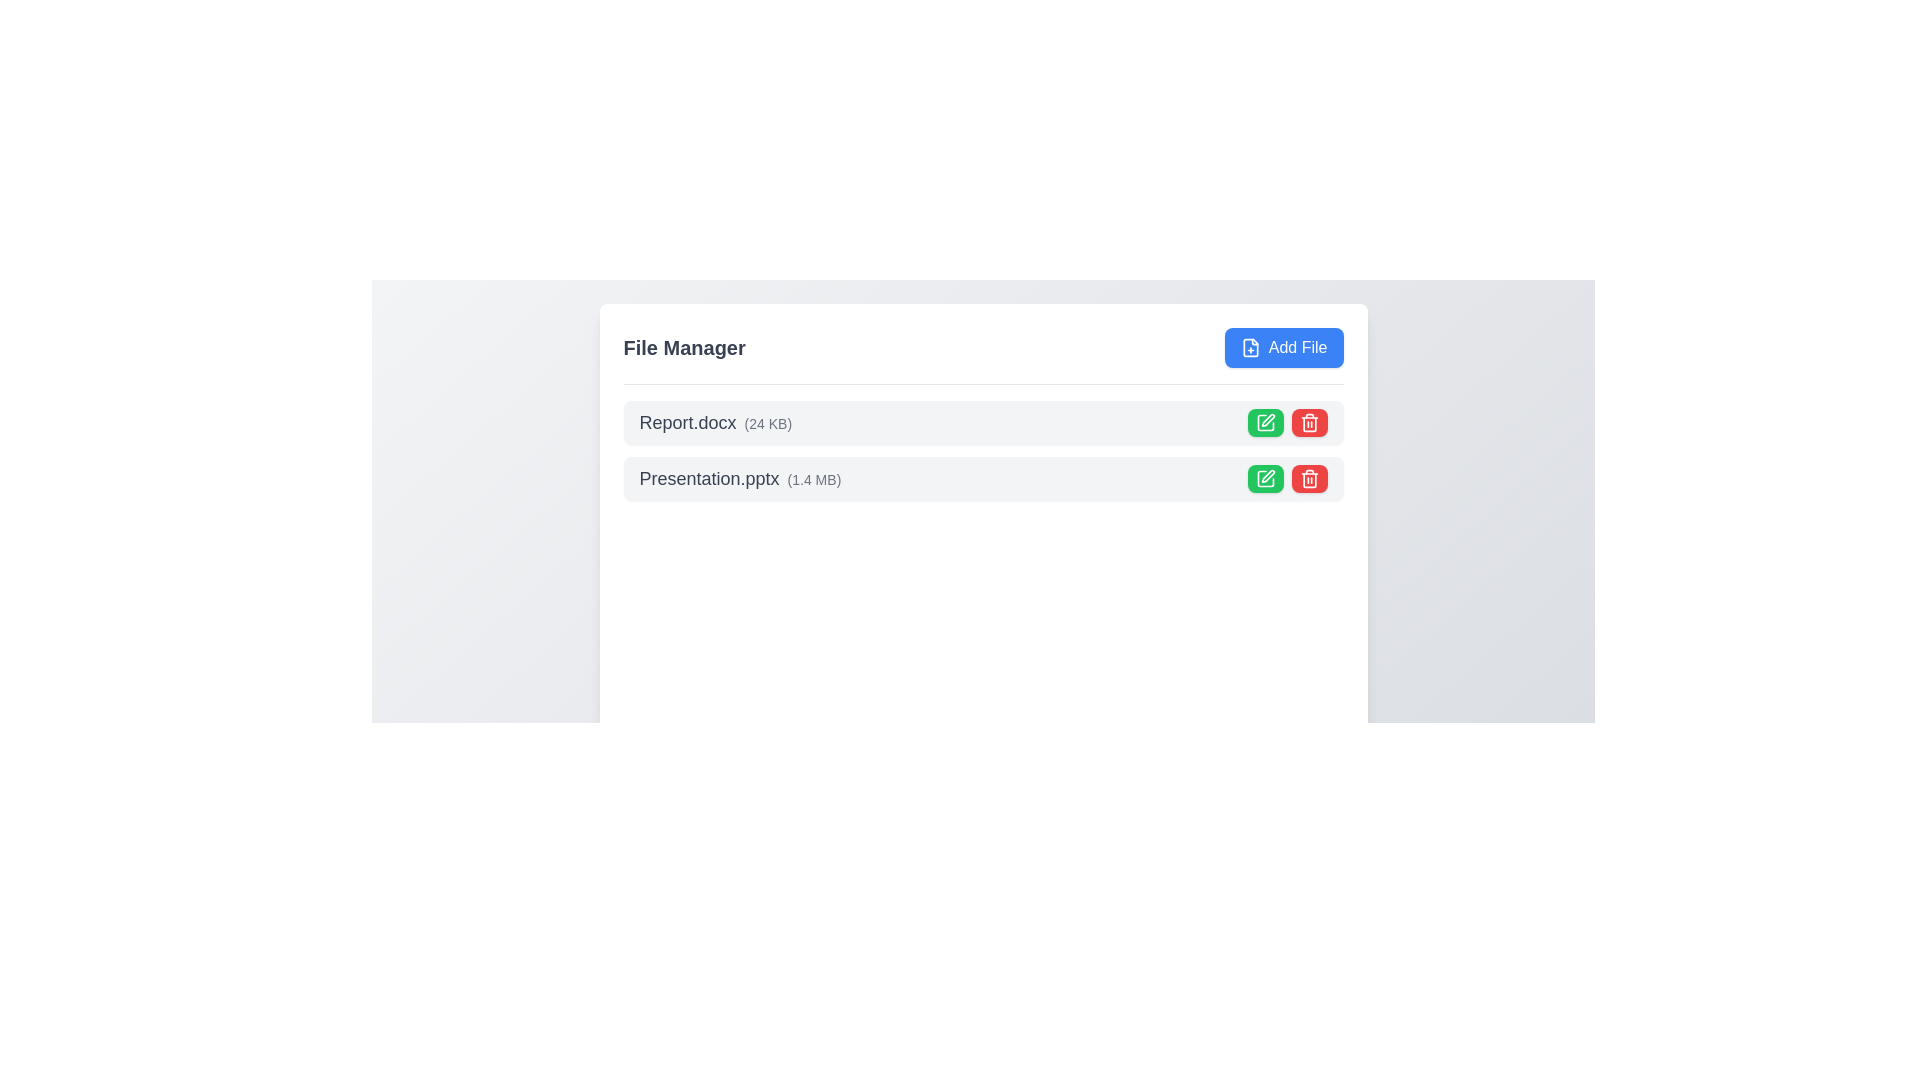 The width and height of the screenshot is (1920, 1080). What do you see at coordinates (715, 422) in the screenshot?
I see `the text display containing 'Report.docx (24 KB)' which is styled with a larger, bold font for 'Report.docx' and smaller font for '(24 KB)' positioned in a light gray background` at bounding box center [715, 422].